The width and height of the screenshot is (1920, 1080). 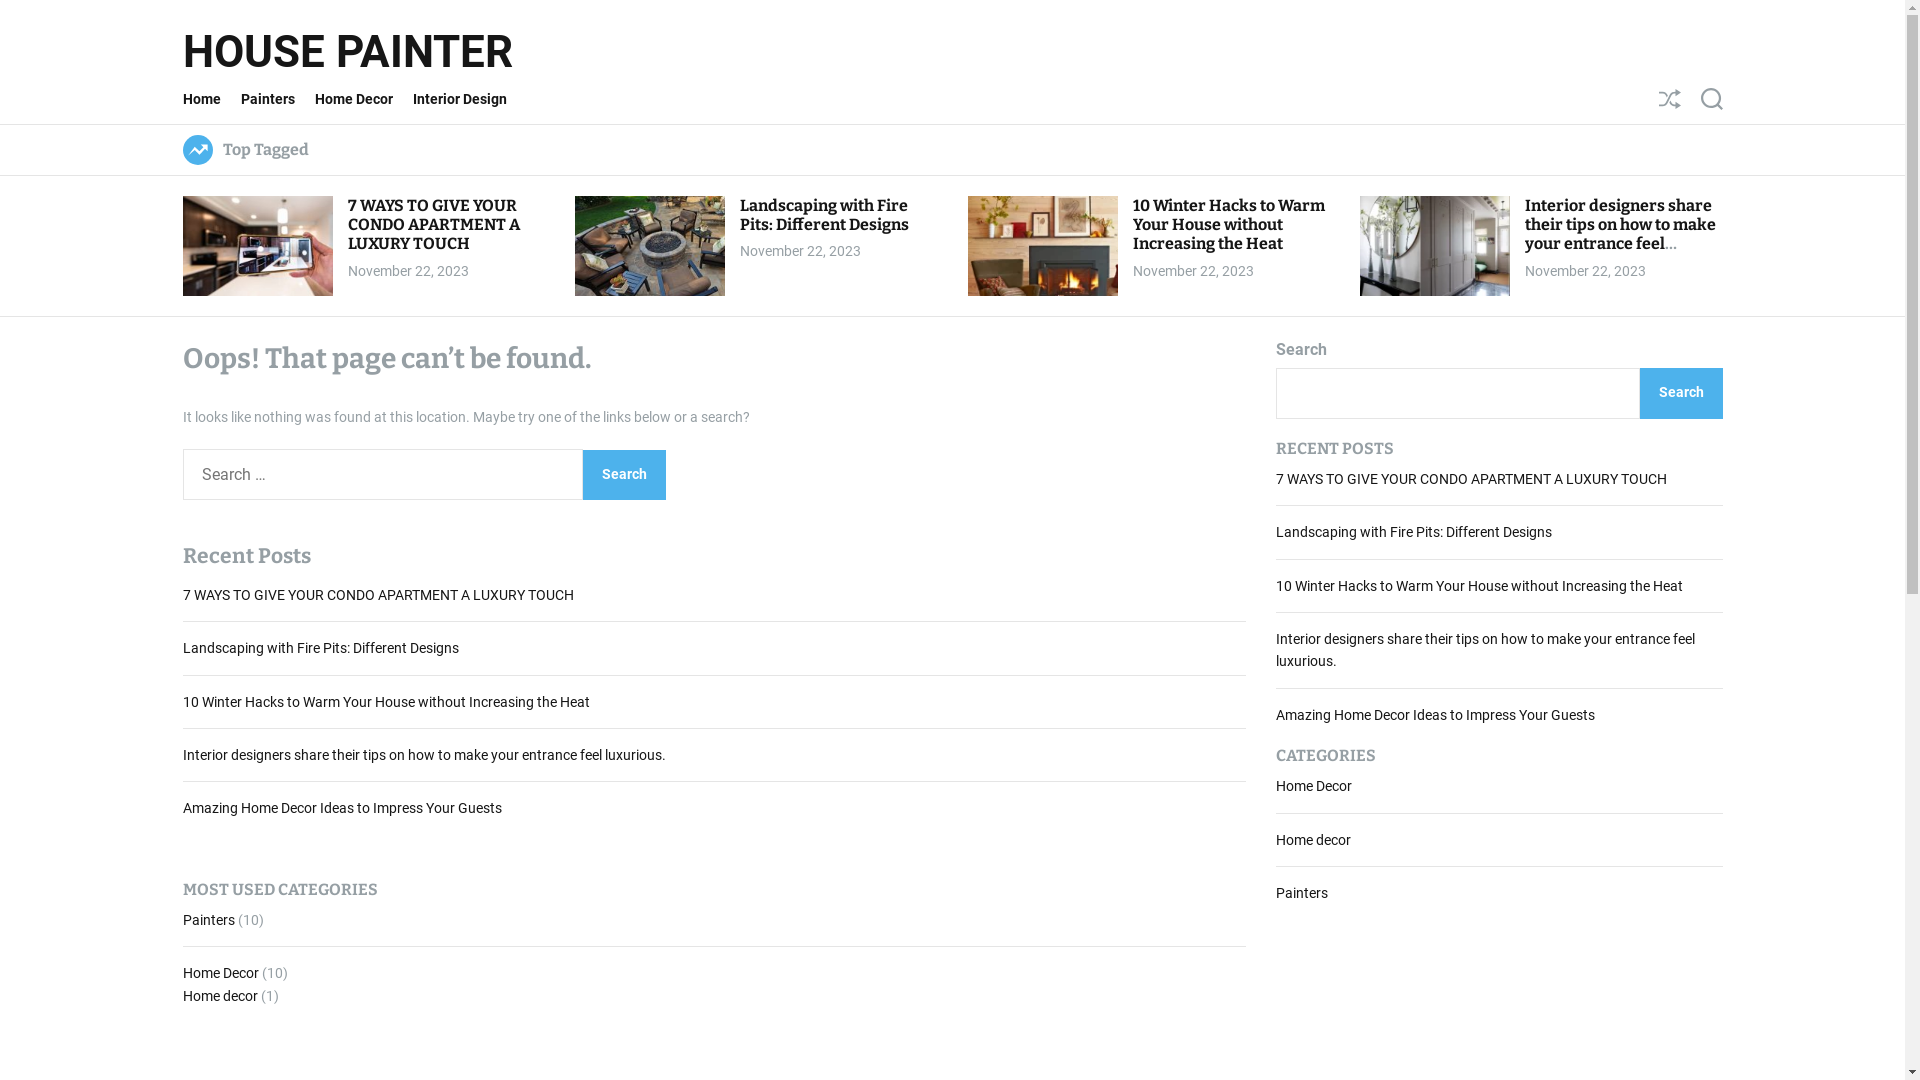 What do you see at coordinates (411, 99) in the screenshot?
I see `'Interior Design'` at bounding box center [411, 99].